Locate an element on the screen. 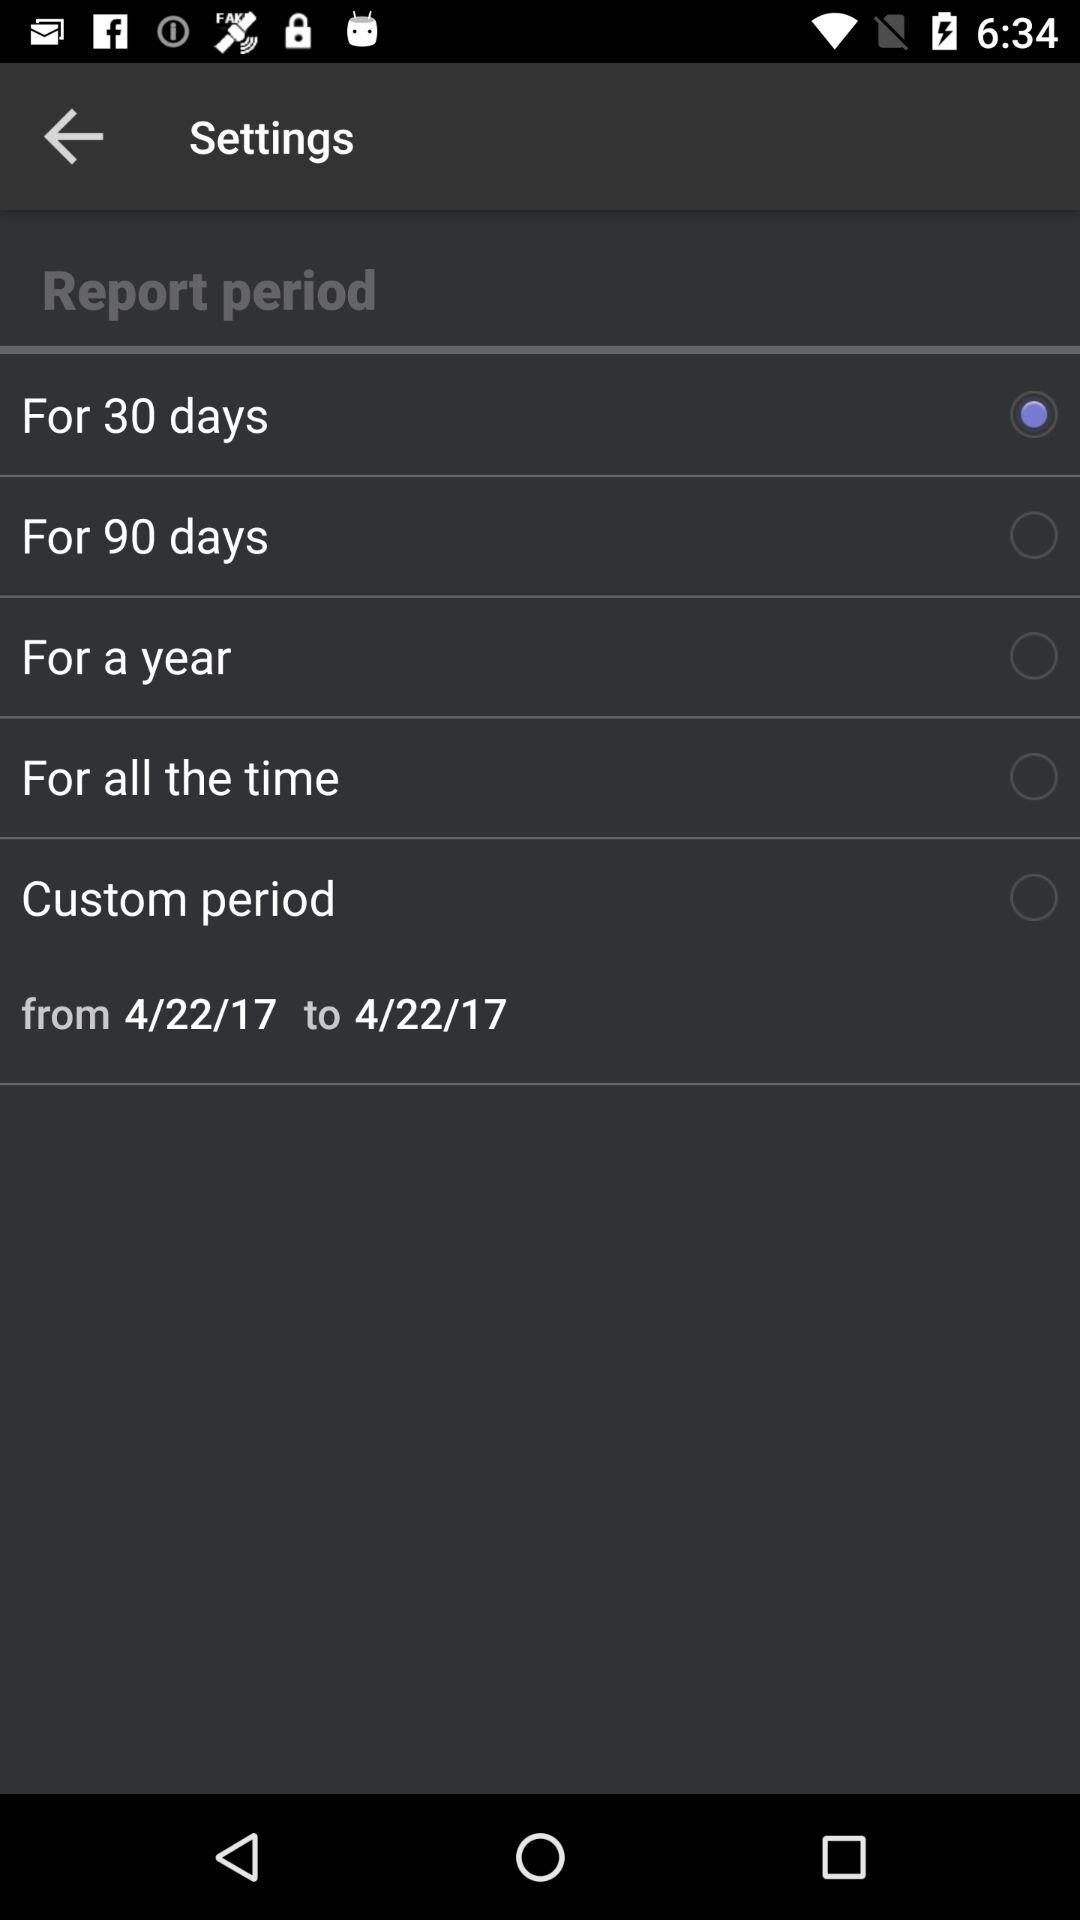  icon next to the 4/22/17 is located at coordinates (64, 1012).